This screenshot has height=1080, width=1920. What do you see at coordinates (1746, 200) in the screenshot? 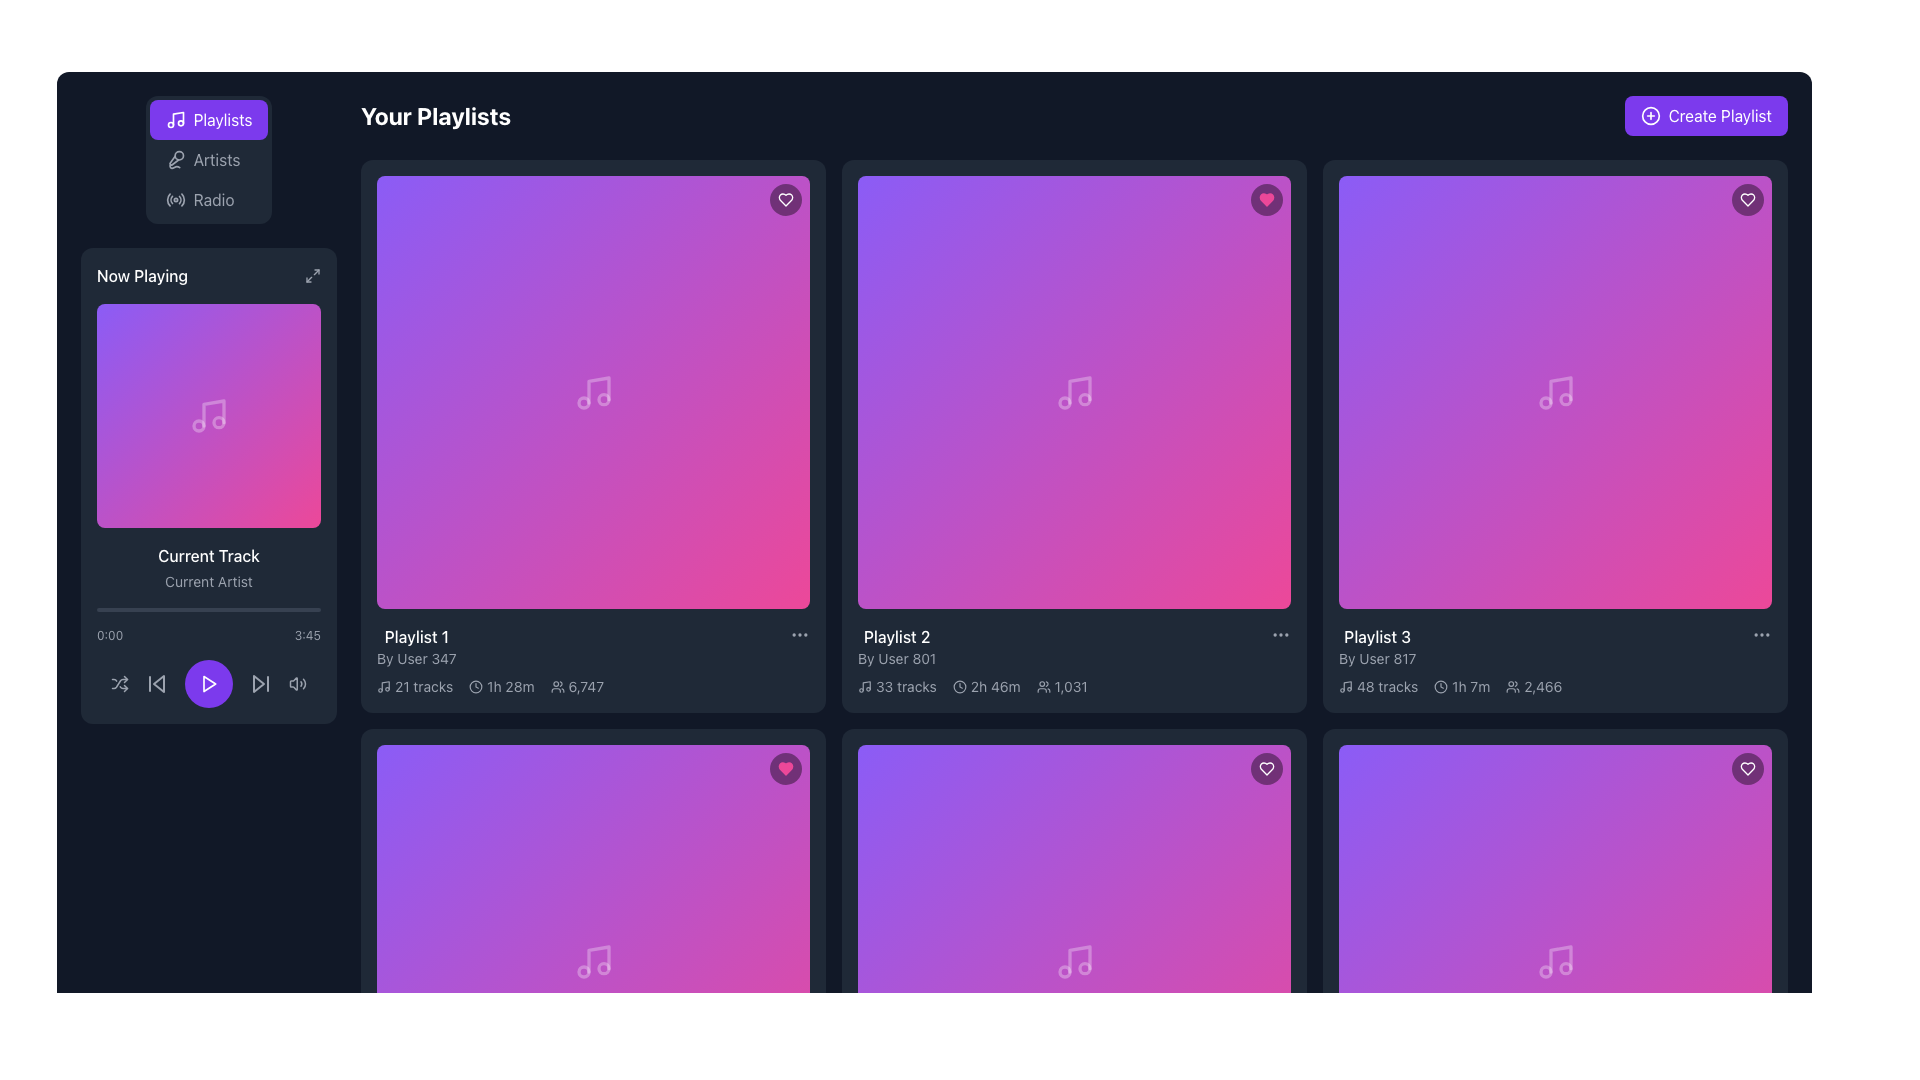
I see `the heart icon button located in the top-right corner of Playlist 3` at bounding box center [1746, 200].